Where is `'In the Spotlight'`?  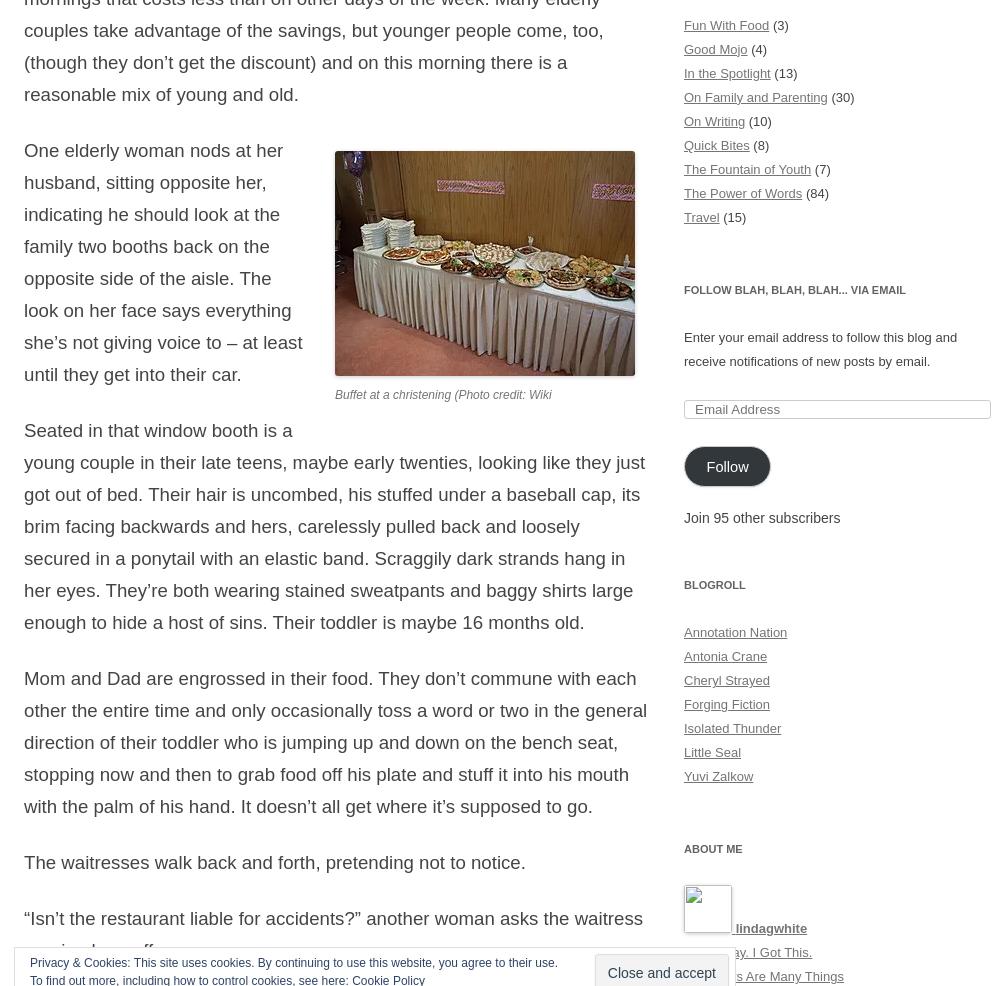 'In the Spotlight' is located at coordinates (726, 71).